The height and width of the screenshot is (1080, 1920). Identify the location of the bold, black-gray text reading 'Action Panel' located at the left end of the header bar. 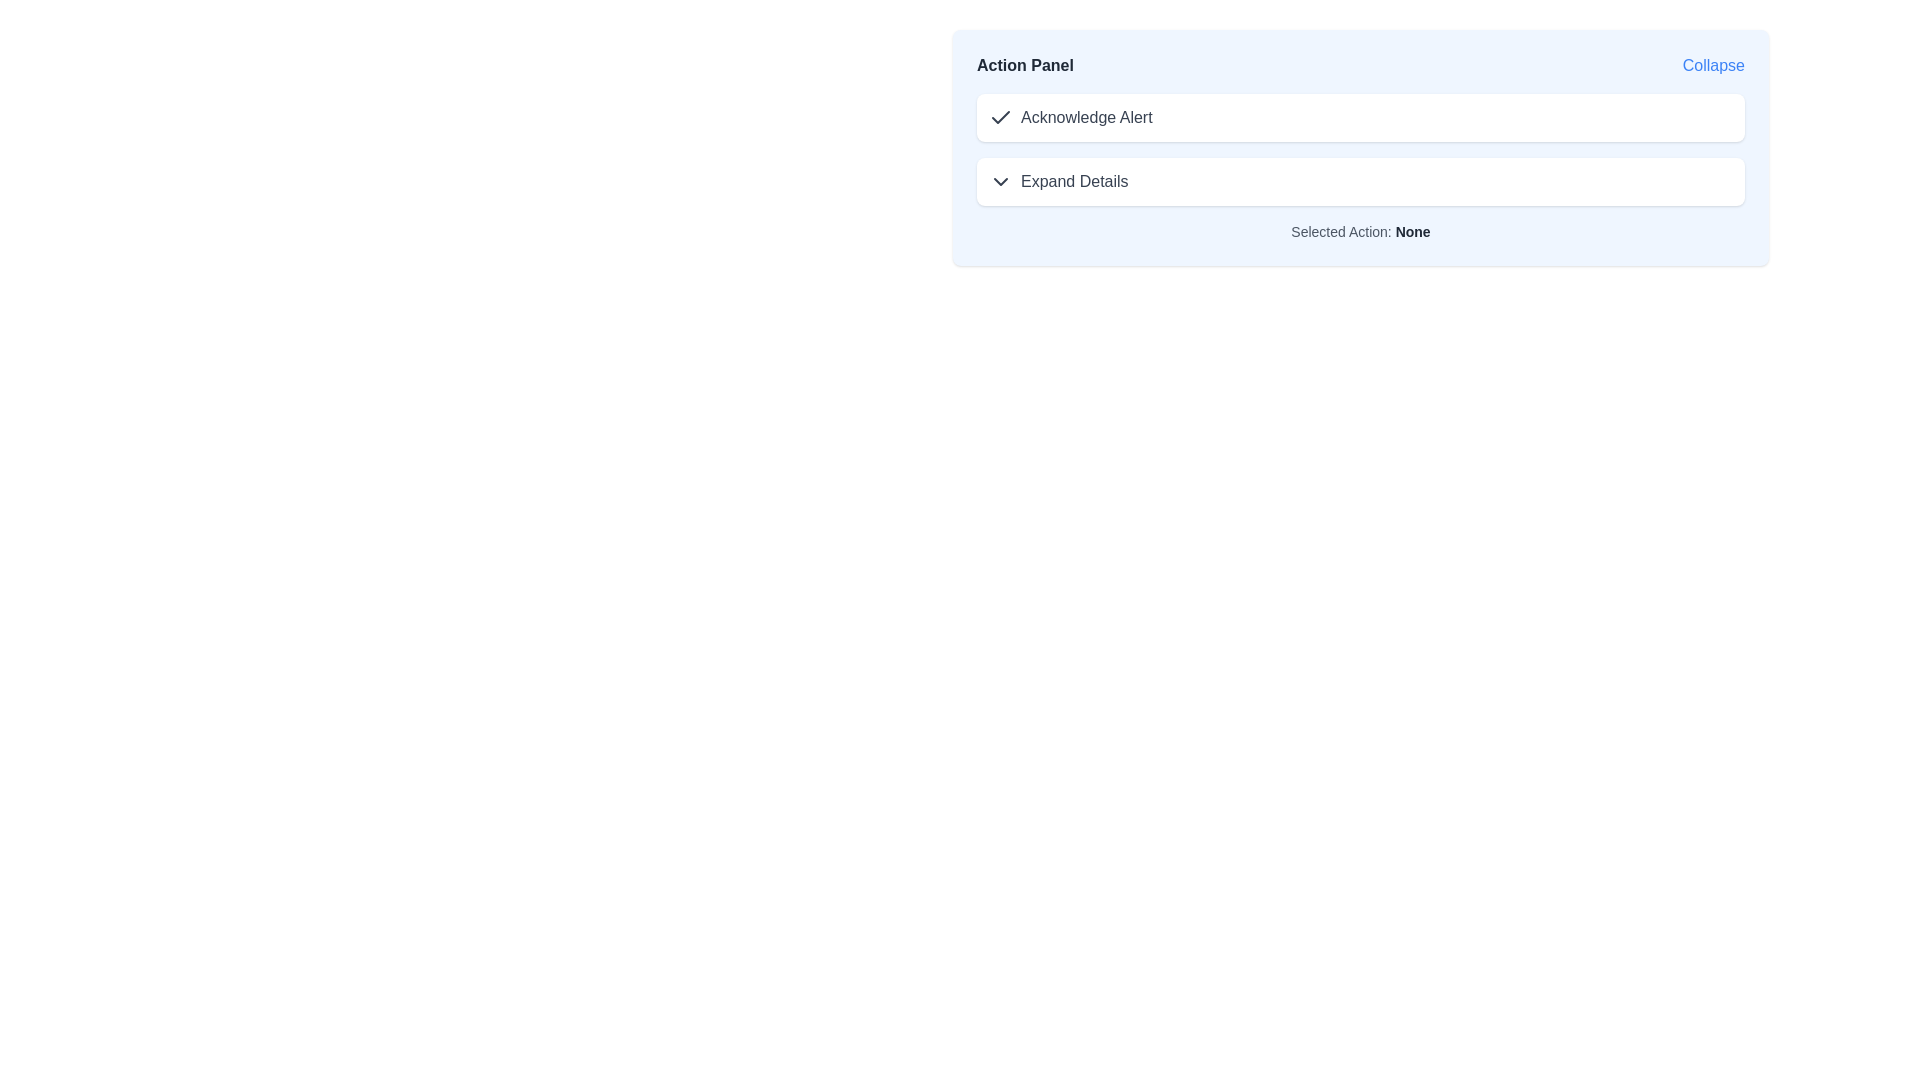
(1025, 64).